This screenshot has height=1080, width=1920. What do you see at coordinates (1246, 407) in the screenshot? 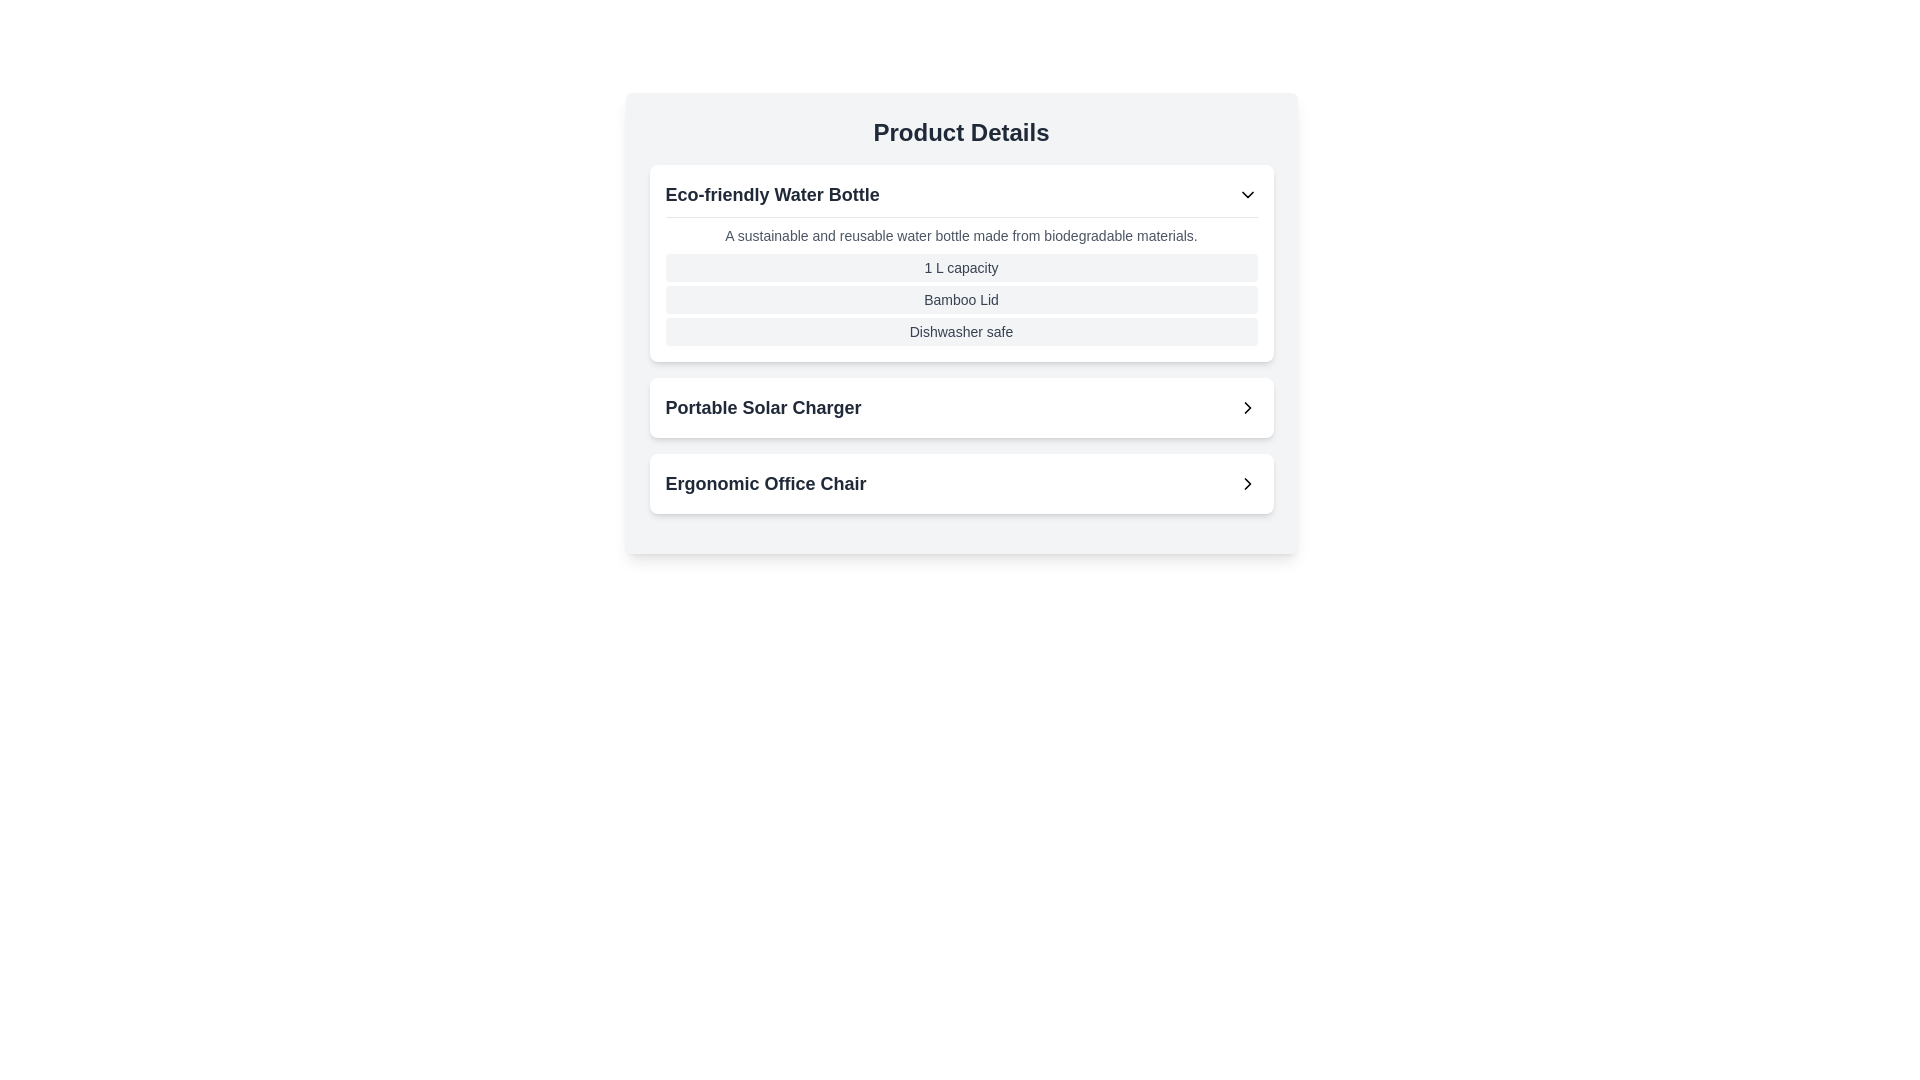
I see `the right-facing chevron icon styled in black, which indicates navigation or expansion, located to the far-right of the 'Portable Solar Charger' item` at bounding box center [1246, 407].